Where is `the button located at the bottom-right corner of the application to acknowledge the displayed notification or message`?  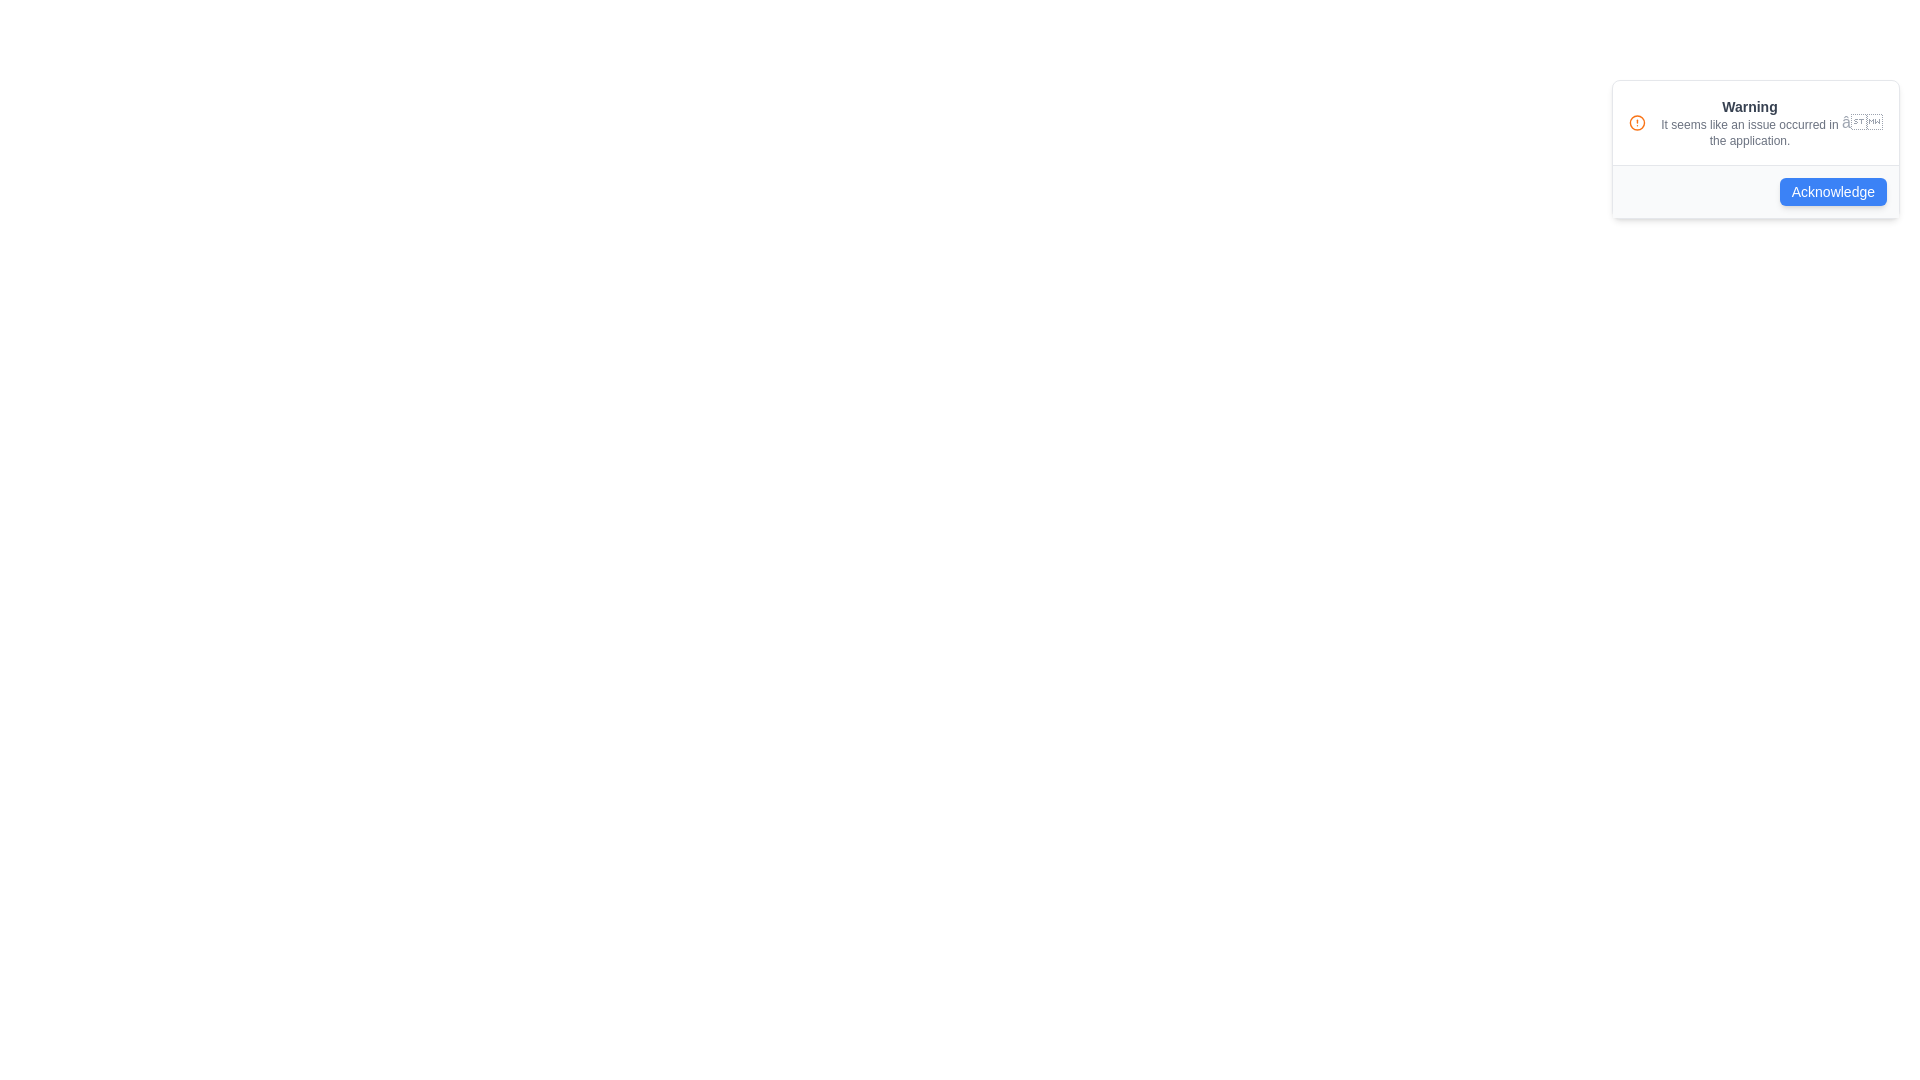 the button located at the bottom-right corner of the application to acknowledge the displayed notification or message is located at coordinates (1833, 192).